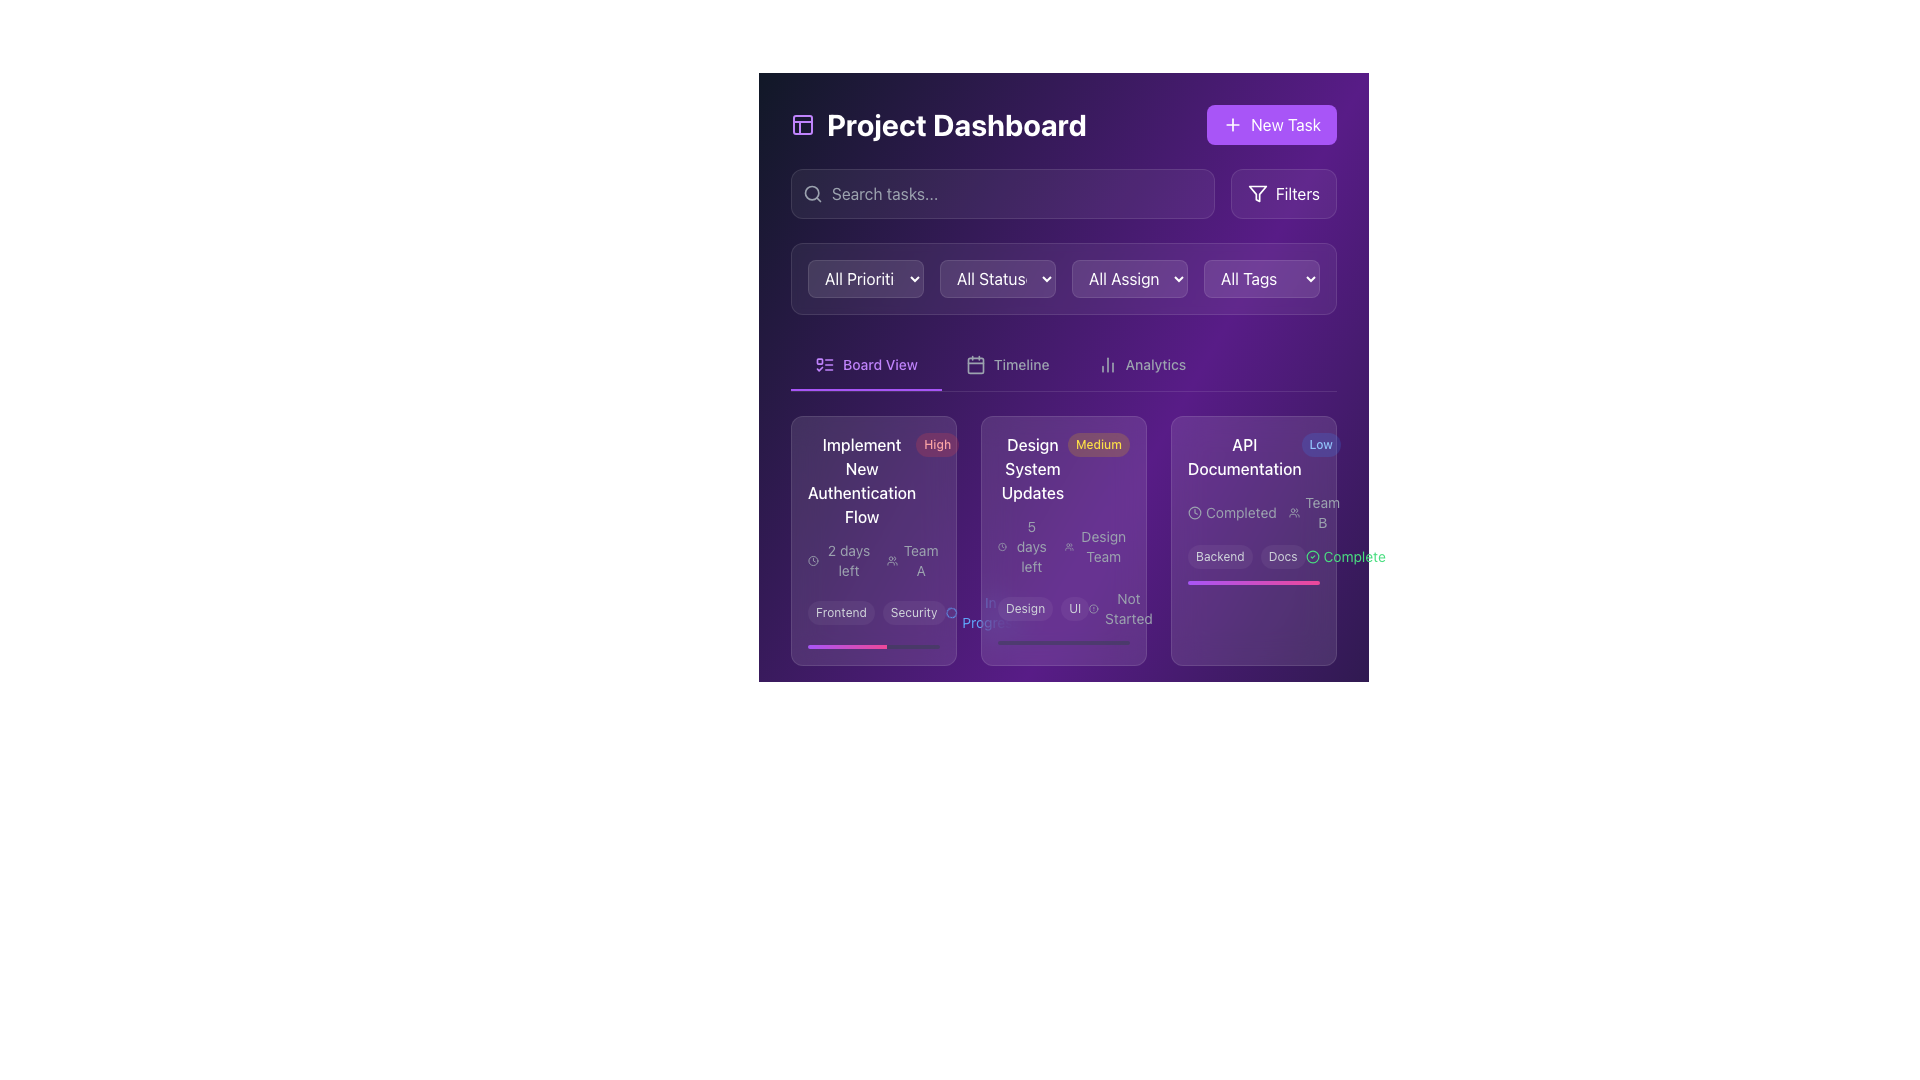  What do you see at coordinates (1345, 556) in the screenshot?
I see `the 'Complete' label with a green checkmark icon located in the bottom-right corner of the 'API Documentation' box, indicating a completed status` at bounding box center [1345, 556].